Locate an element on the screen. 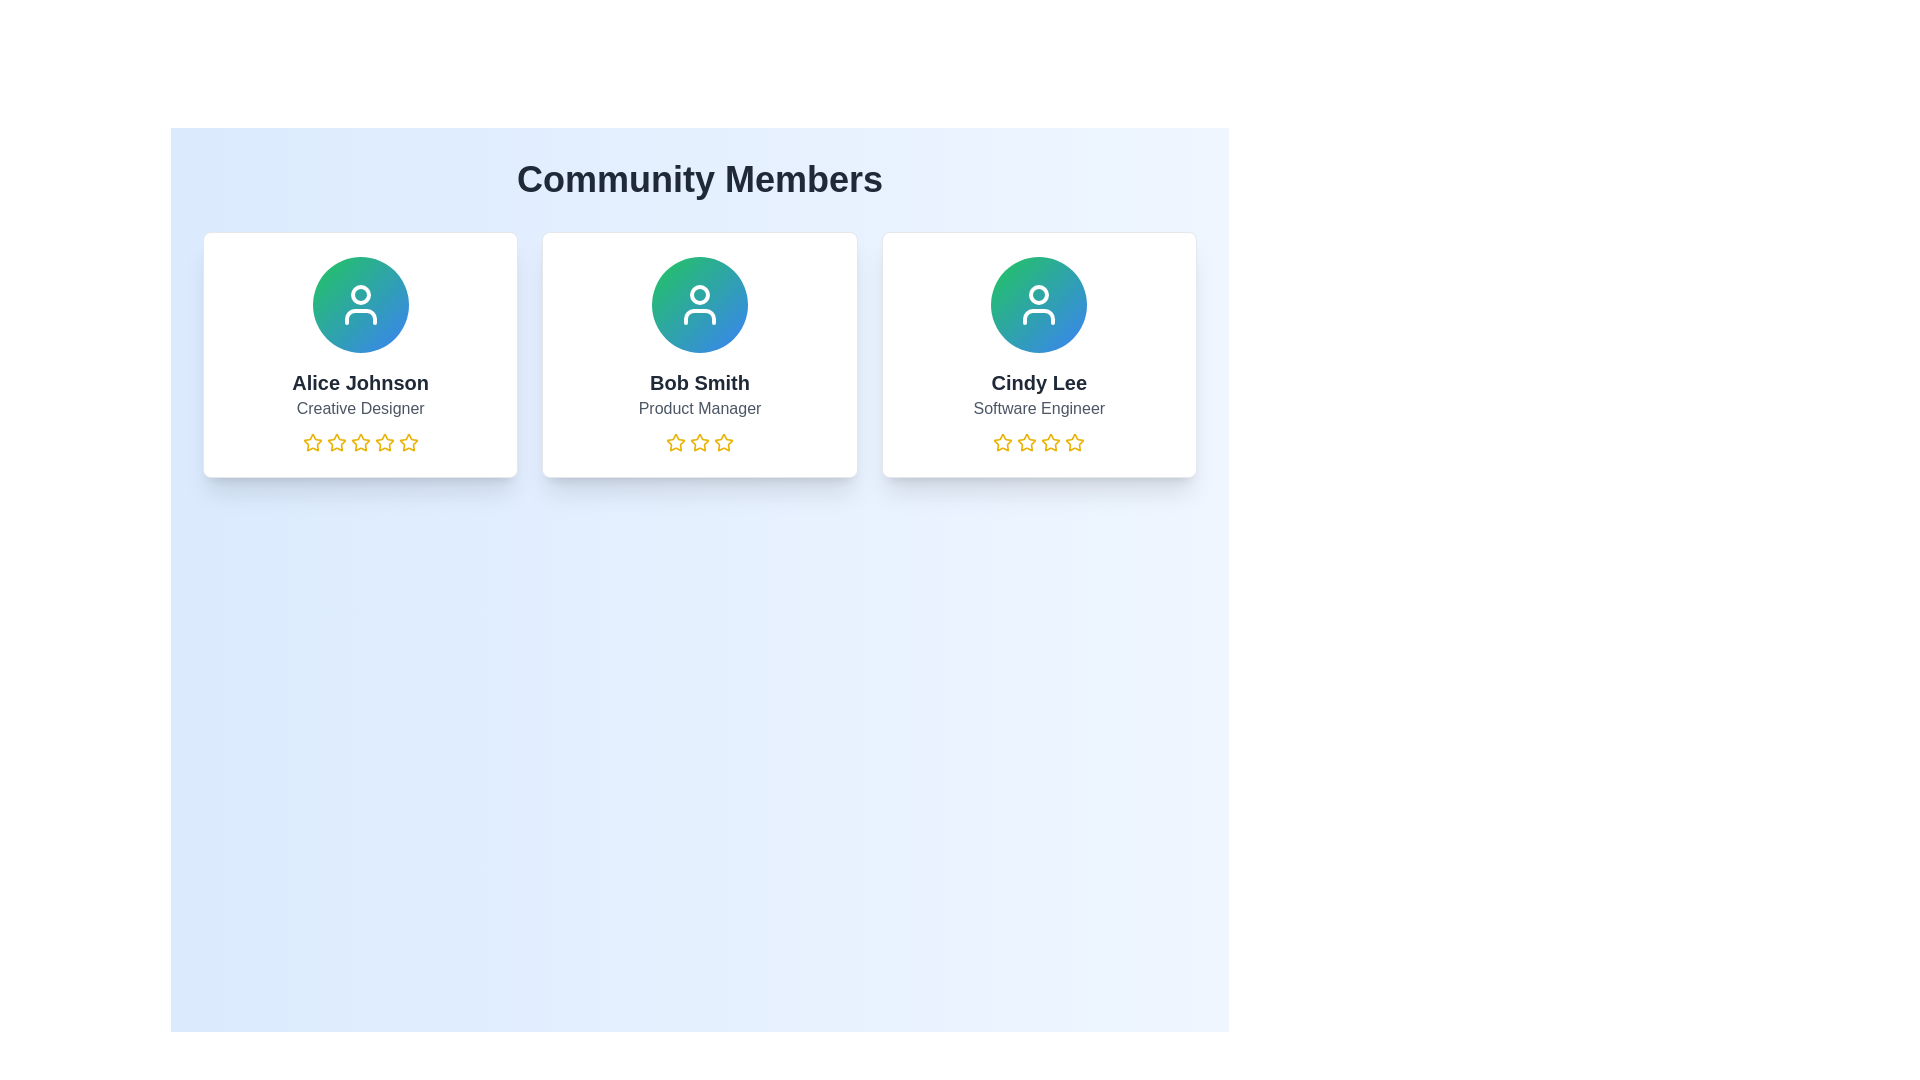  the avatar icon representing 'Cindy Lee' in the Community Members section, located below her name and above the star rating icons is located at coordinates (1039, 304).